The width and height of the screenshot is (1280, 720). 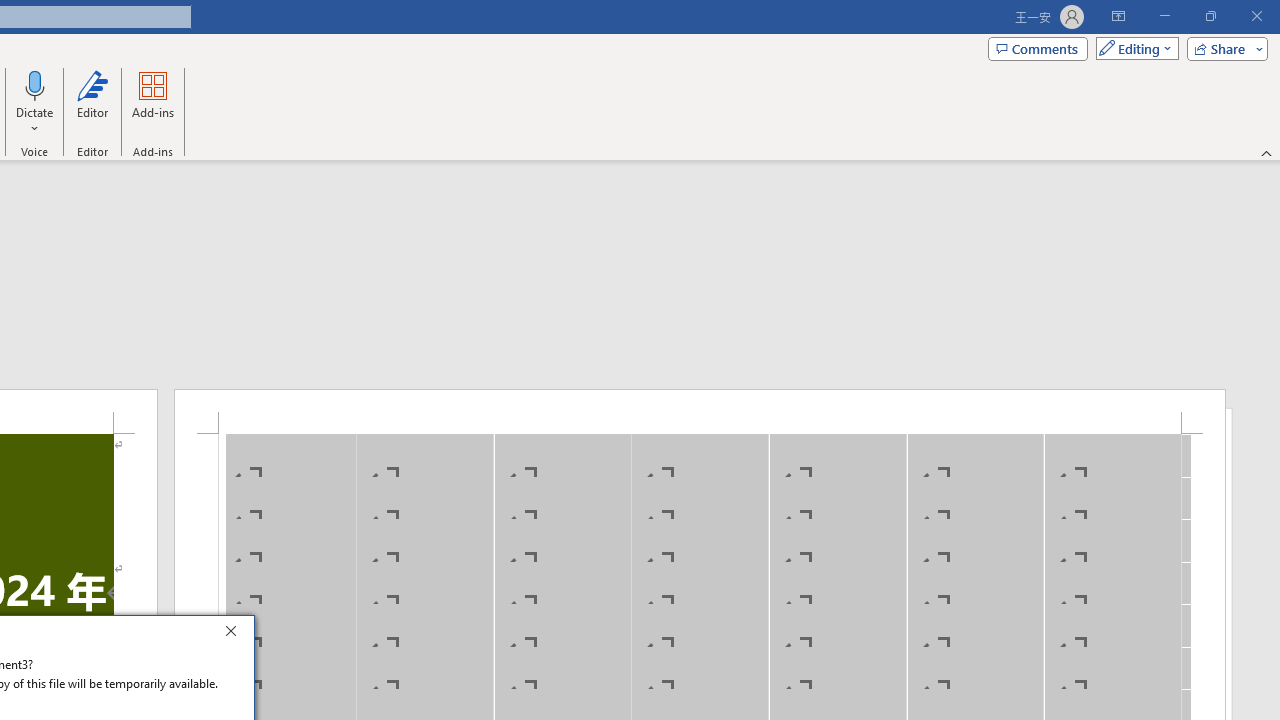 I want to click on 'Dictate', so click(x=35, y=84).